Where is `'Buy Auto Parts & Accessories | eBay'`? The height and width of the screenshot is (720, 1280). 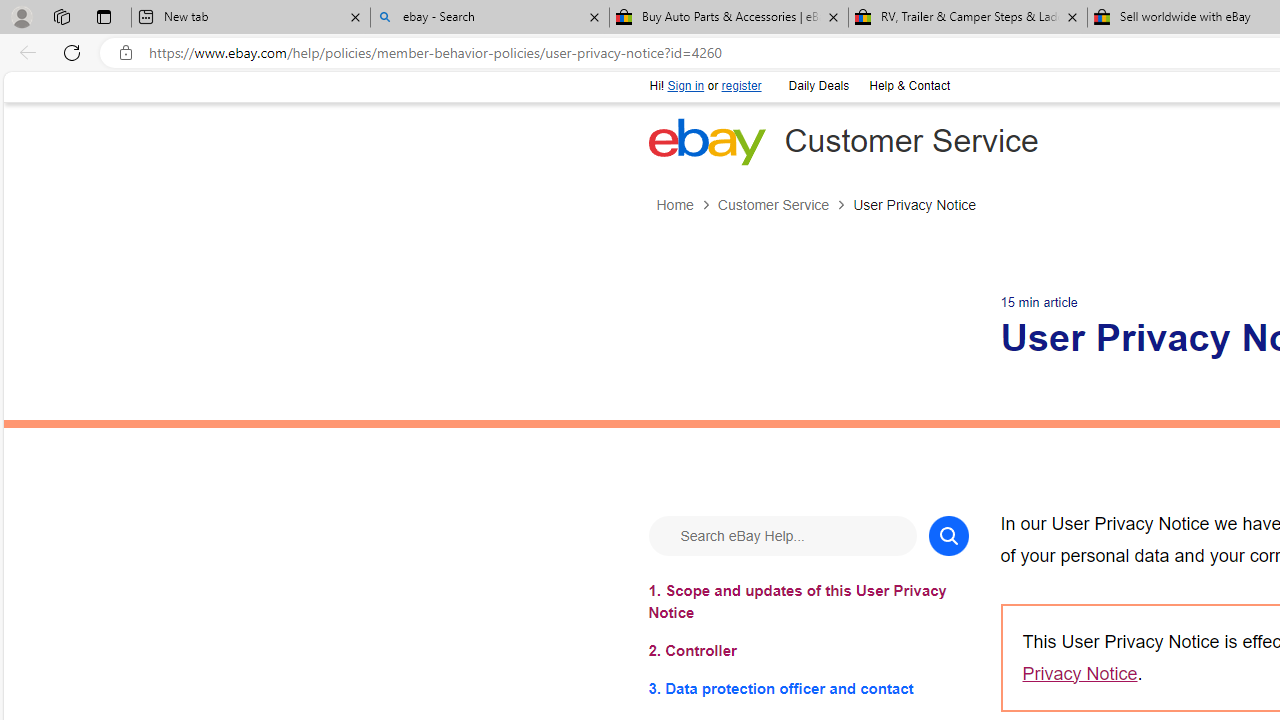 'Buy Auto Parts & Accessories | eBay' is located at coordinates (728, 17).